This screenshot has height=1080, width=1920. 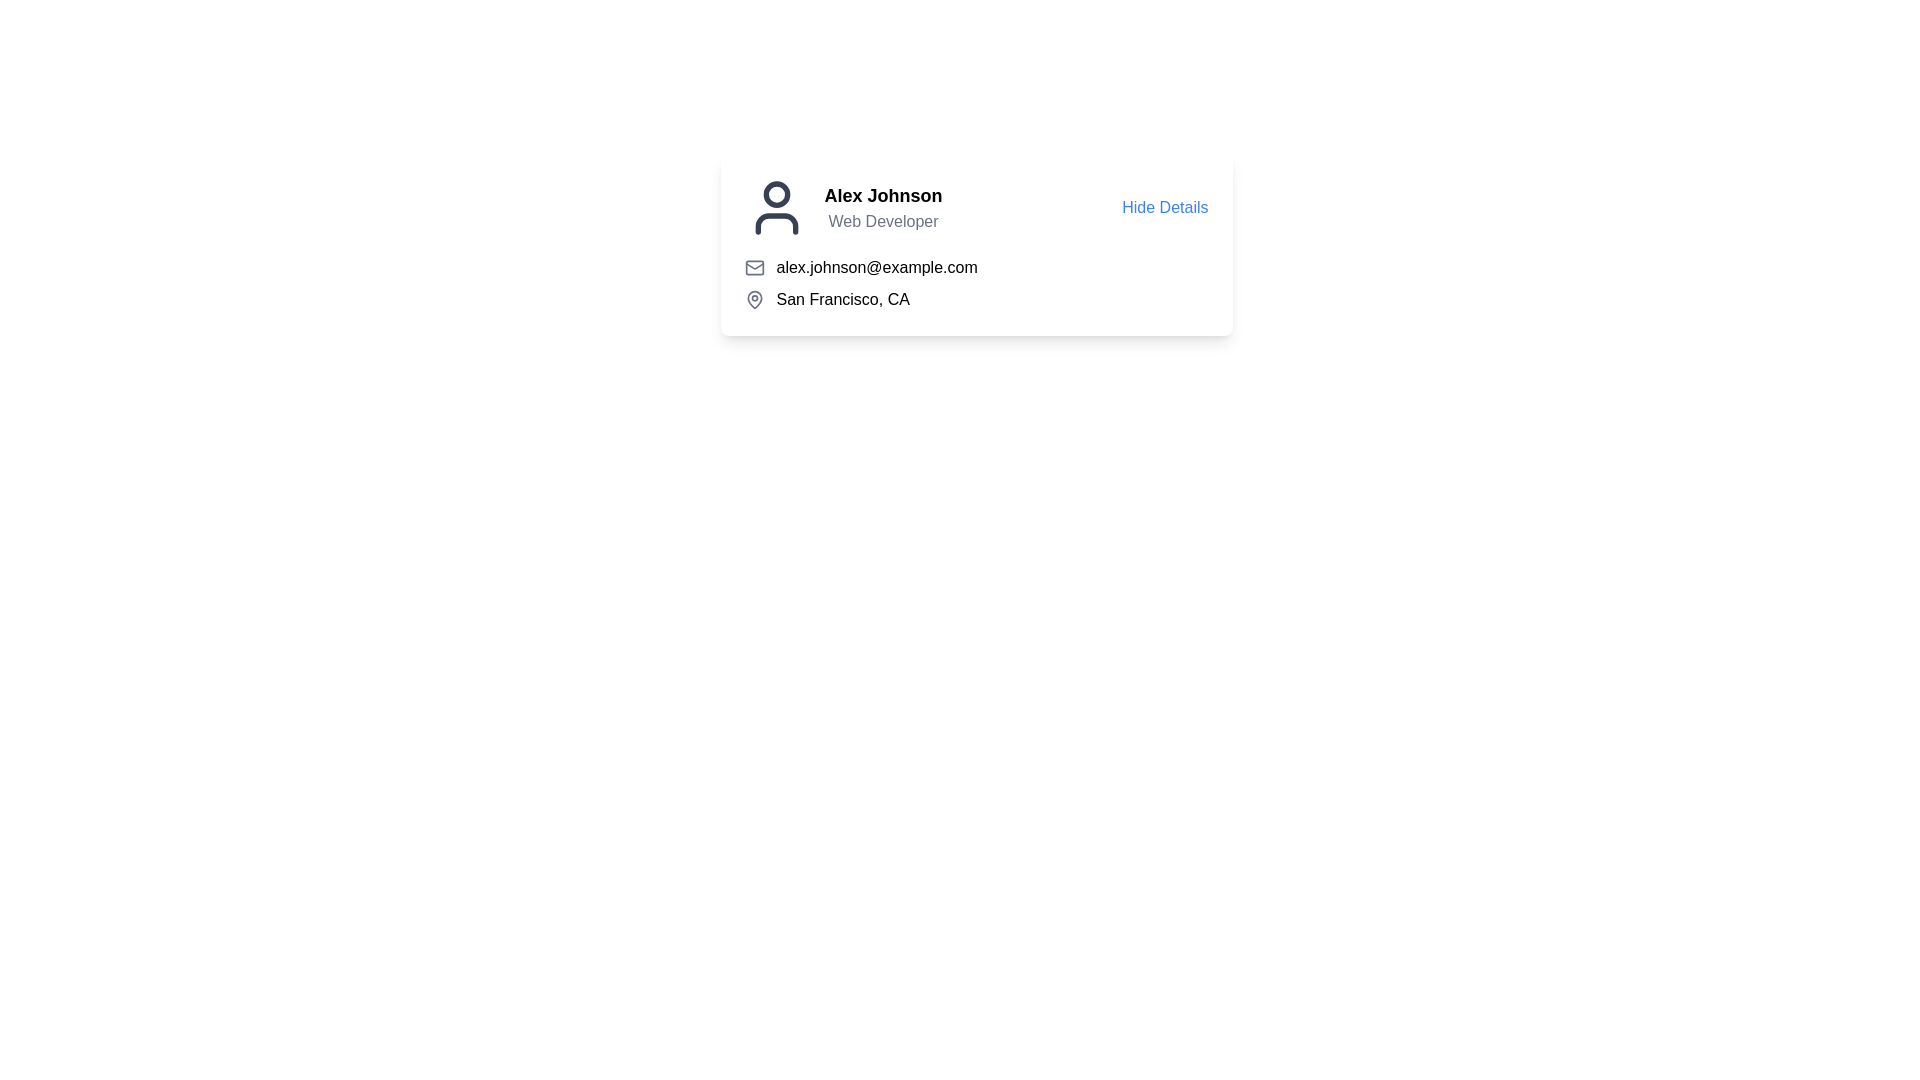 What do you see at coordinates (1165, 208) in the screenshot?
I see `the button located at the top-right corner of the user information card, specifically to the right of the text 'Web Developer'` at bounding box center [1165, 208].